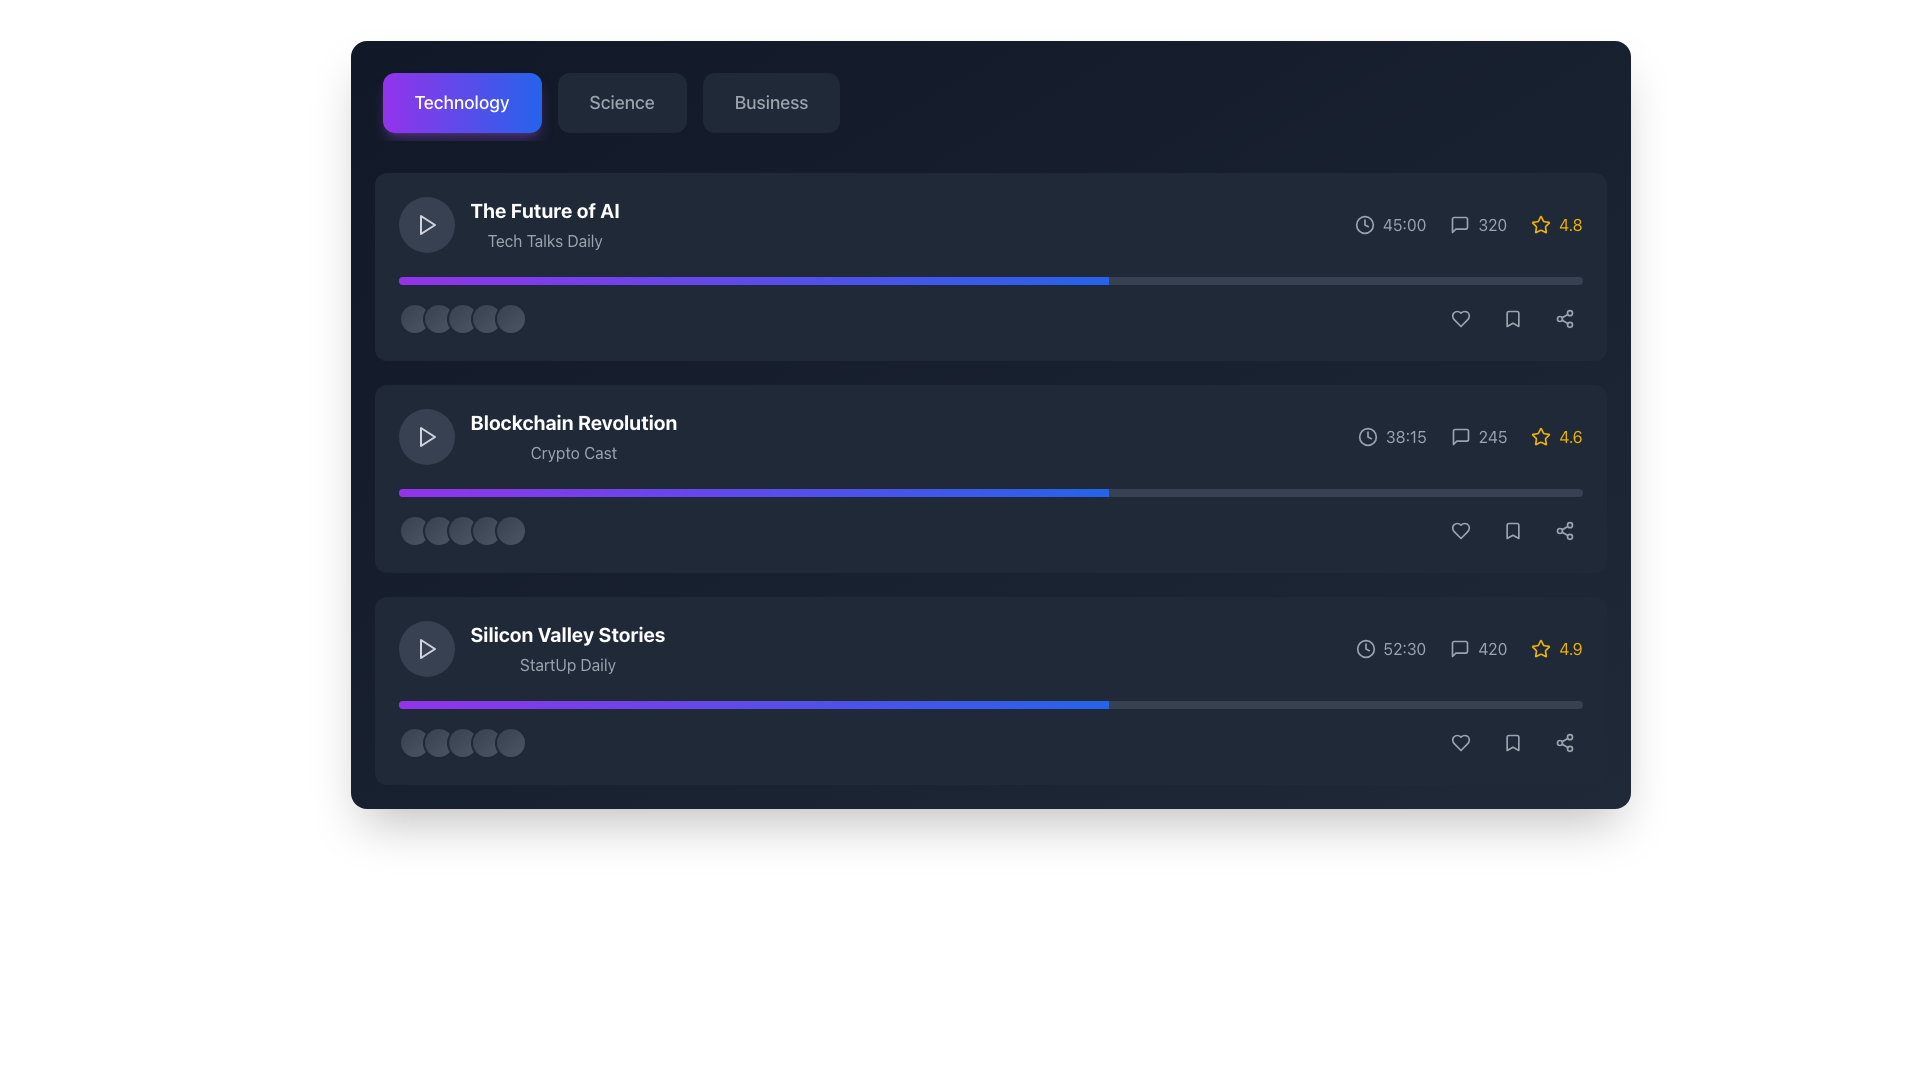 The width and height of the screenshot is (1920, 1080). Describe the element at coordinates (1540, 435) in the screenshot. I see `the Star rating icon in the second row of the podcast entry titled 'Blockchain Revolution'` at that location.